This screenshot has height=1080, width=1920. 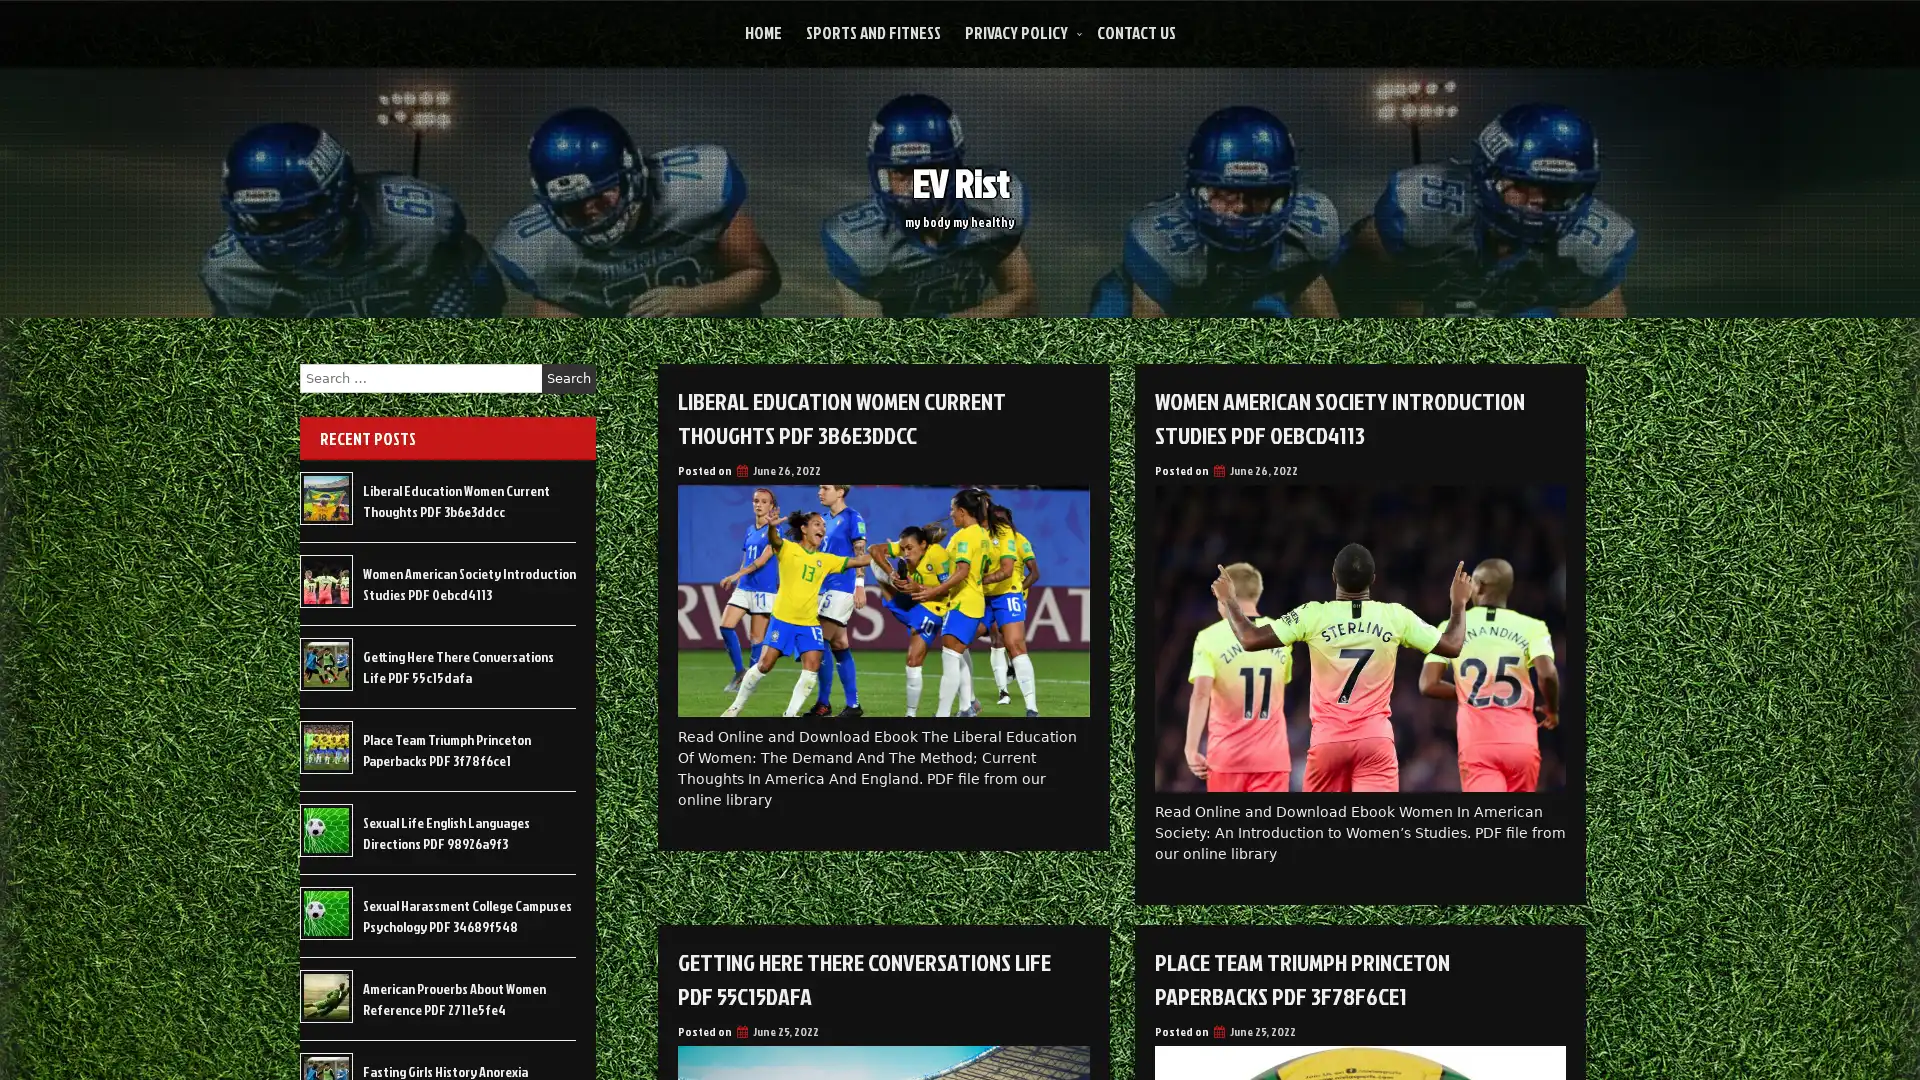 I want to click on Search, so click(x=568, y=378).